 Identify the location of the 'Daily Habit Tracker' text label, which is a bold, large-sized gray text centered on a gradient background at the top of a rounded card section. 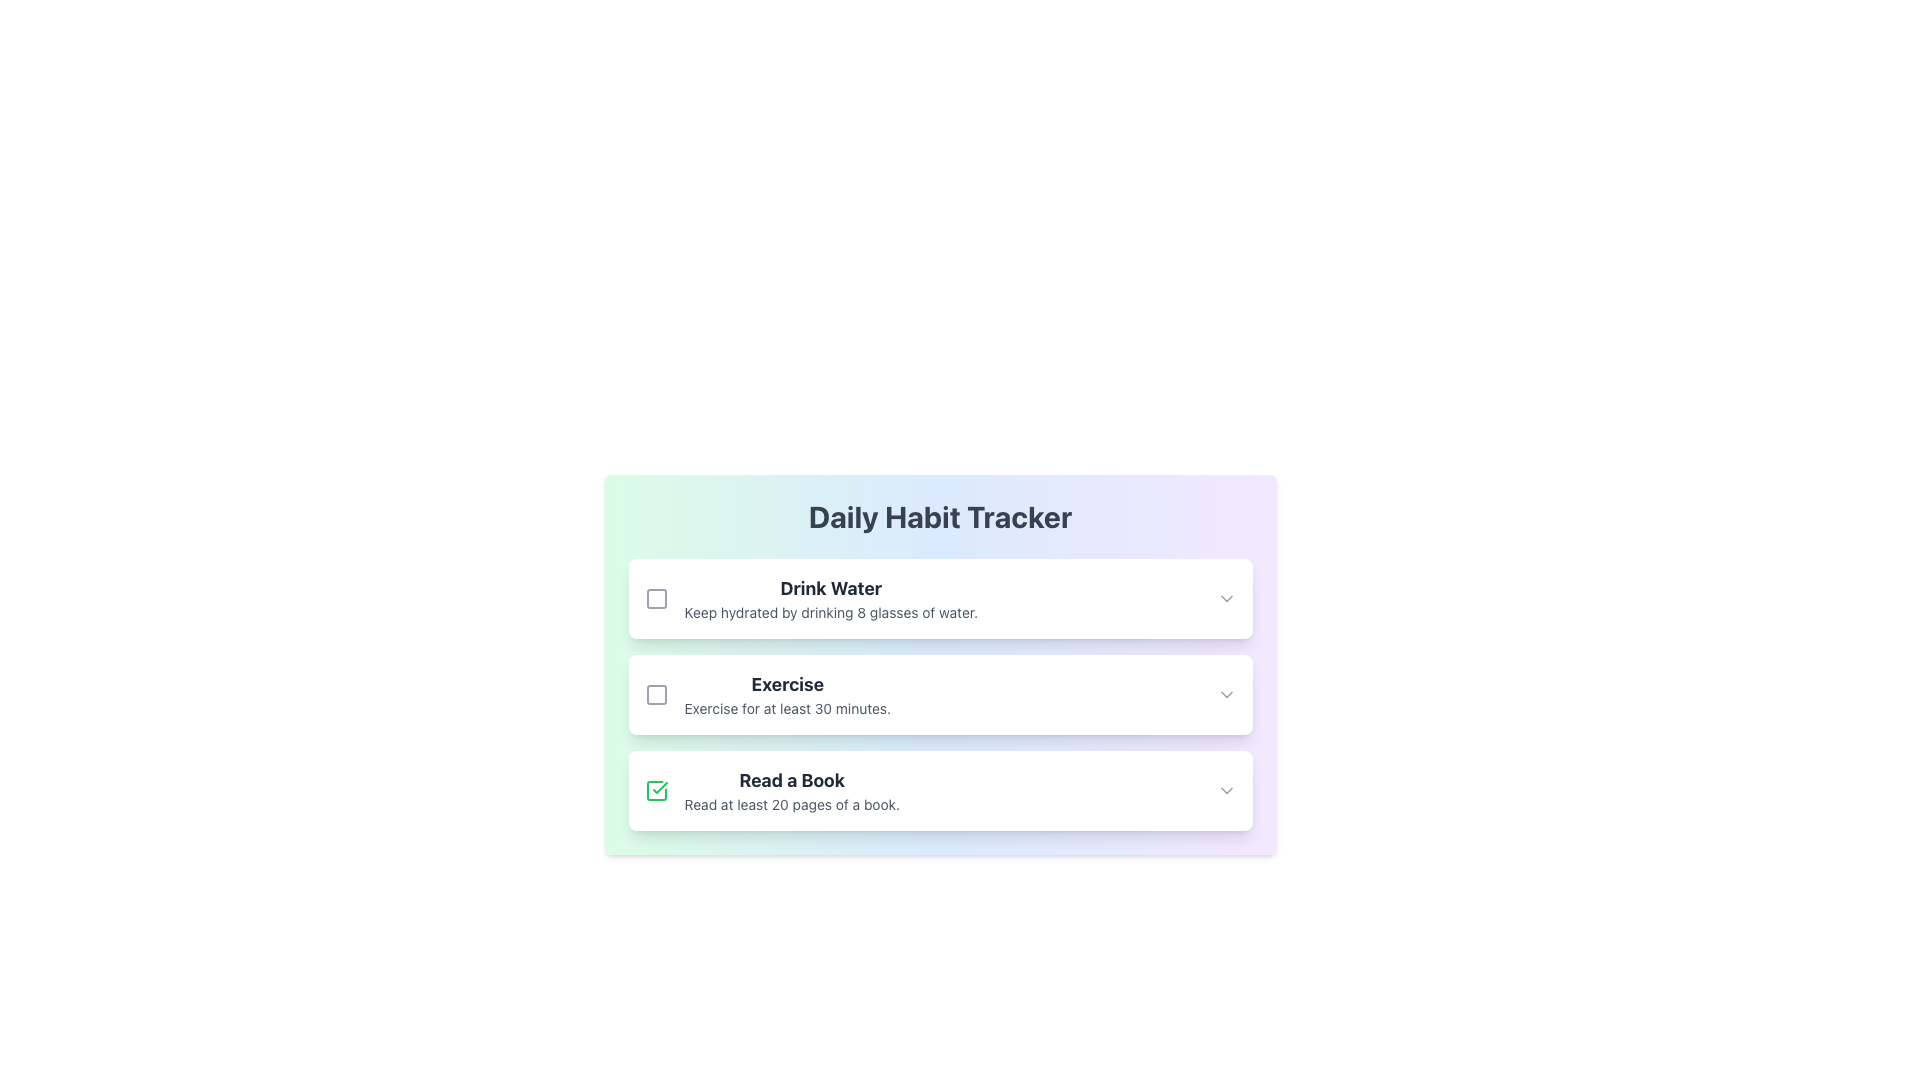
(939, 515).